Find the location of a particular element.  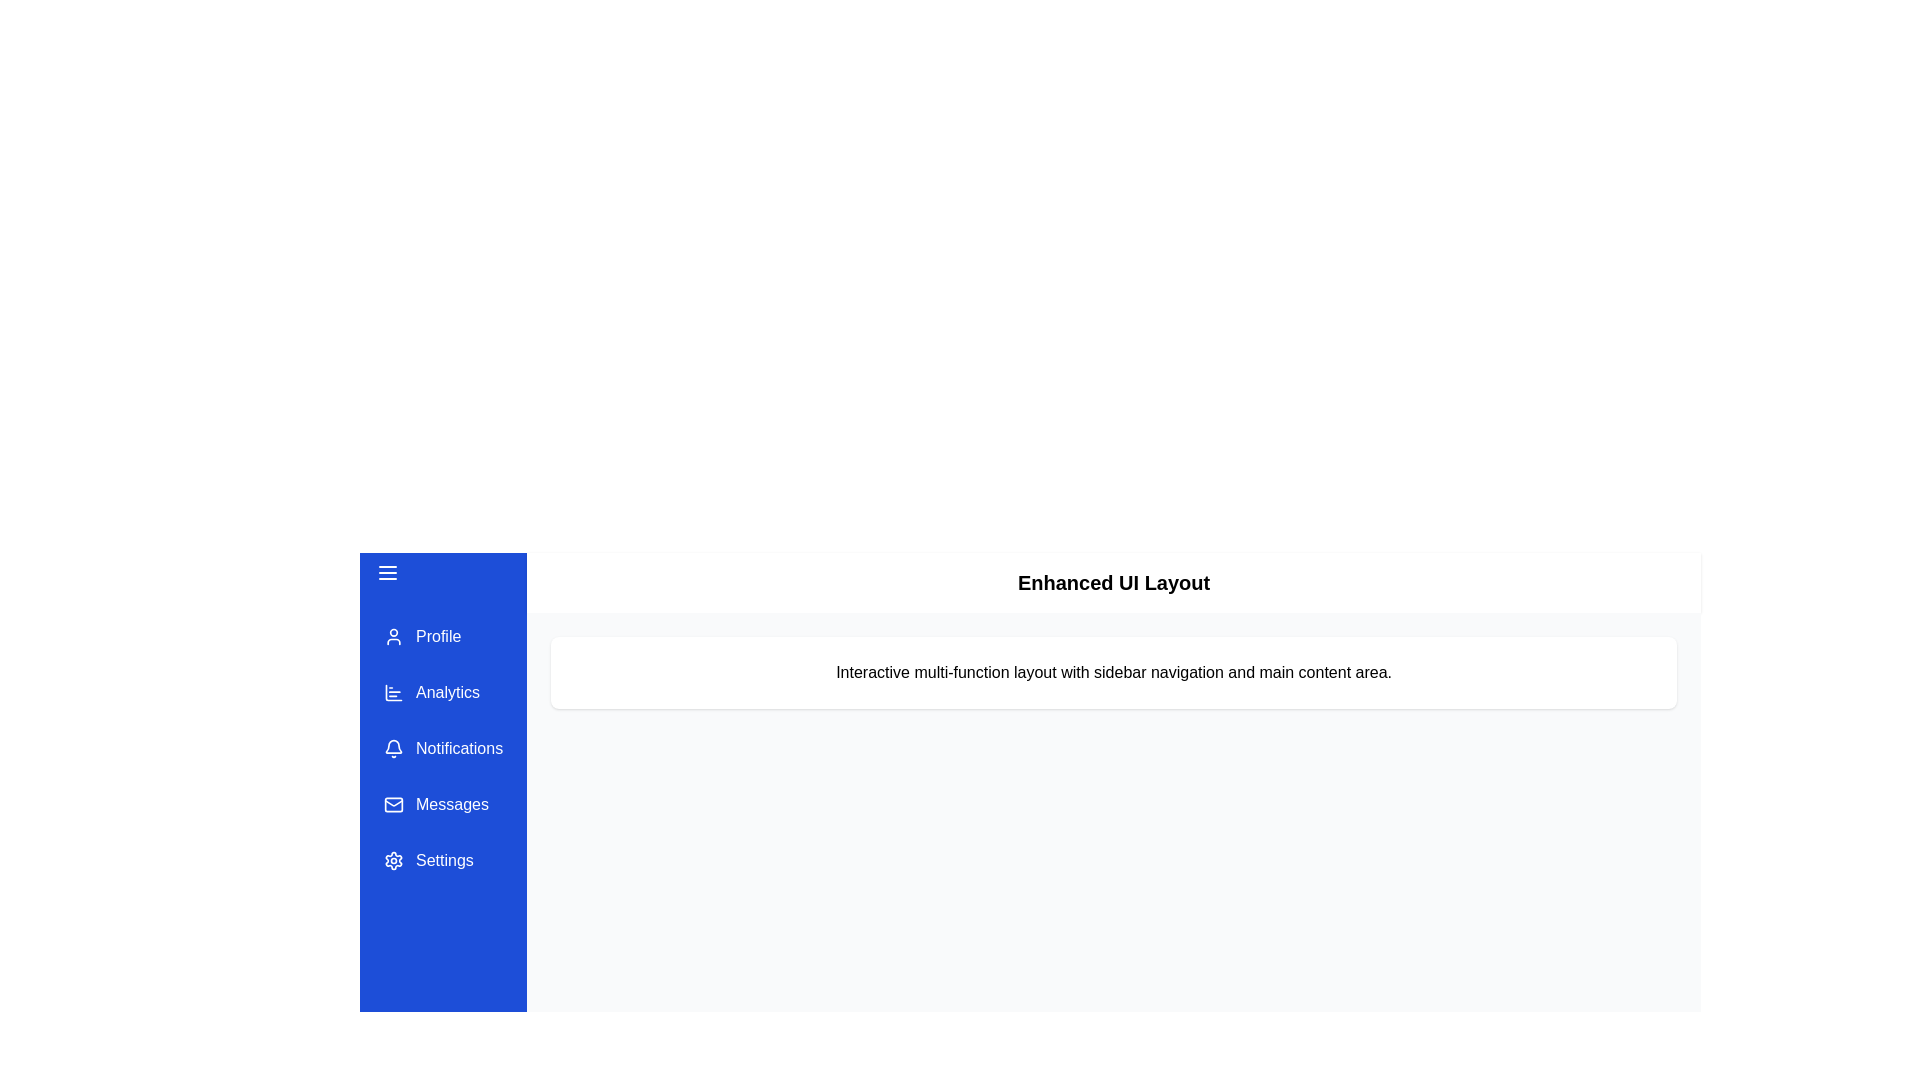

the main body of the envelope icon in the sidebar navigation for the 'Messages' menu item, located between 'Notifications' and 'Settings' is located at coordinates (393, 804).